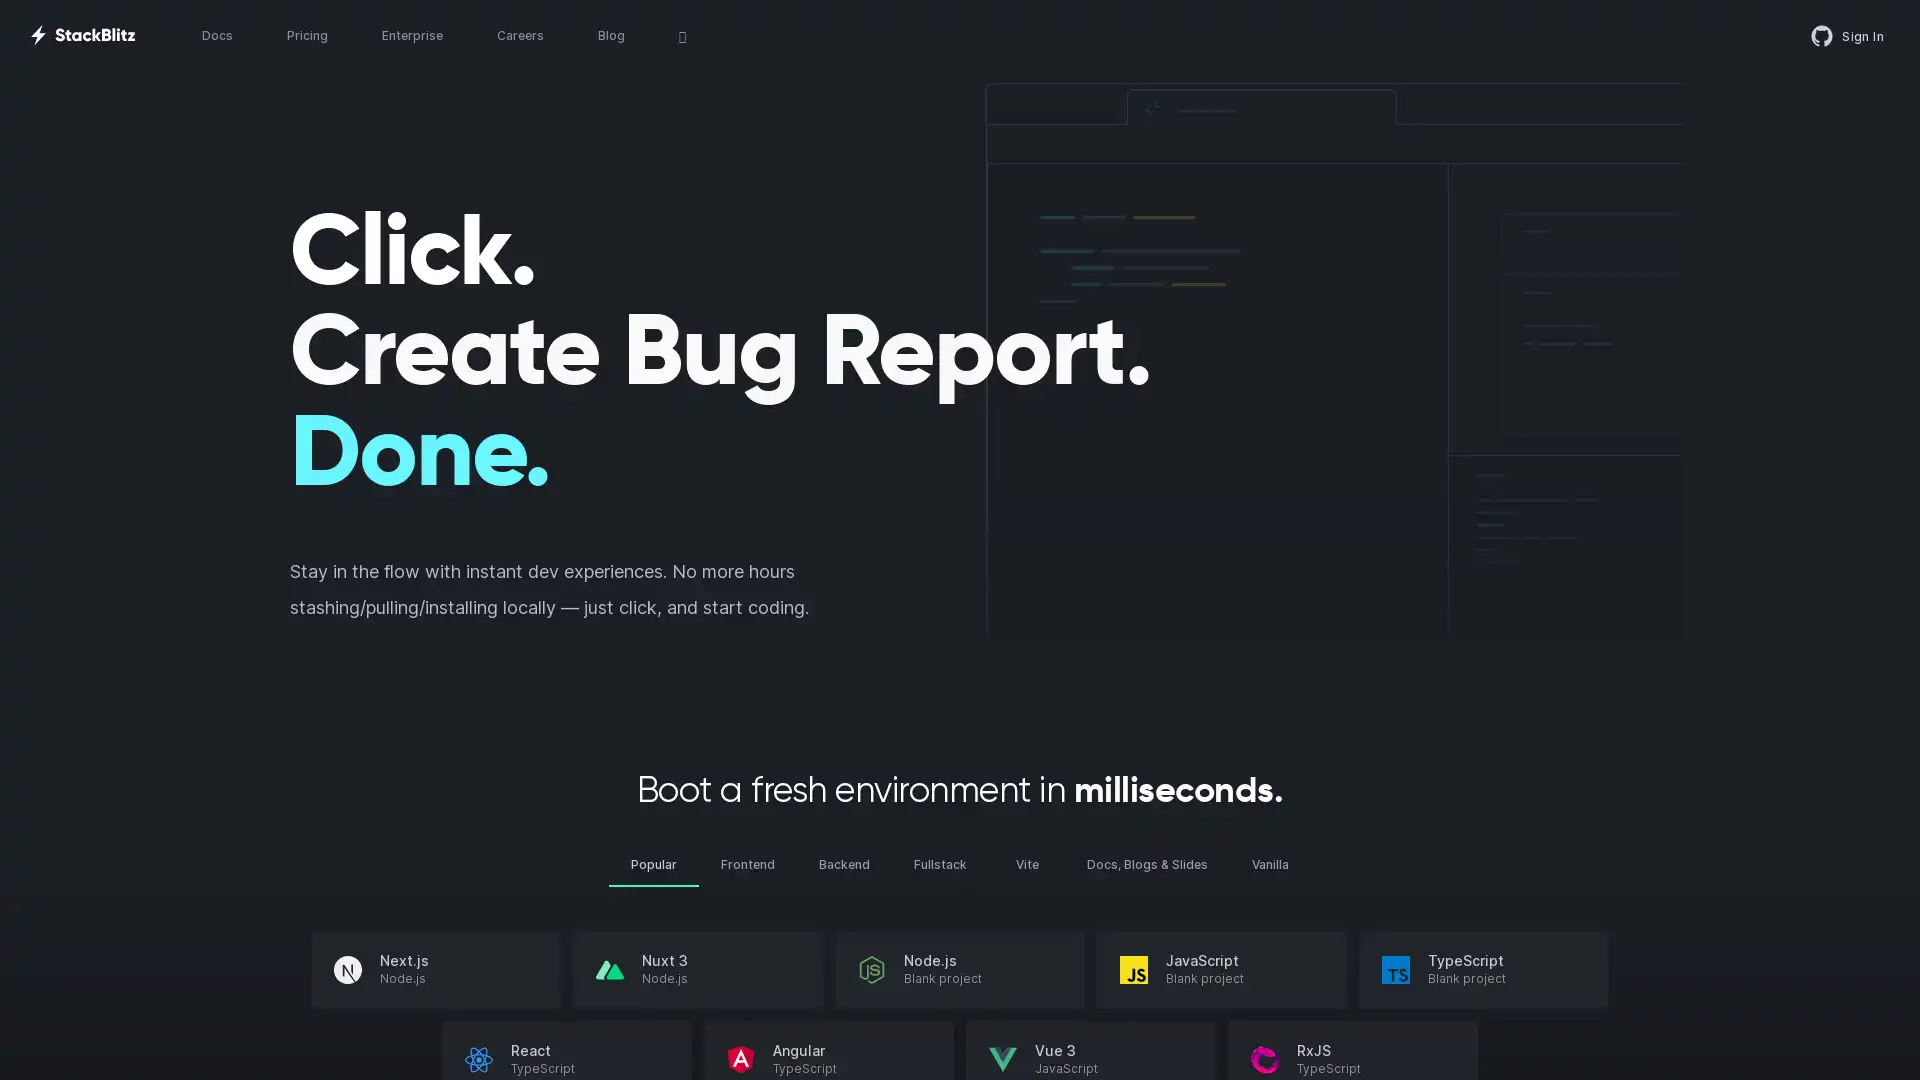 This screenshot has height=1080, width=1920. I want to click on Backend, so click(844, 863).